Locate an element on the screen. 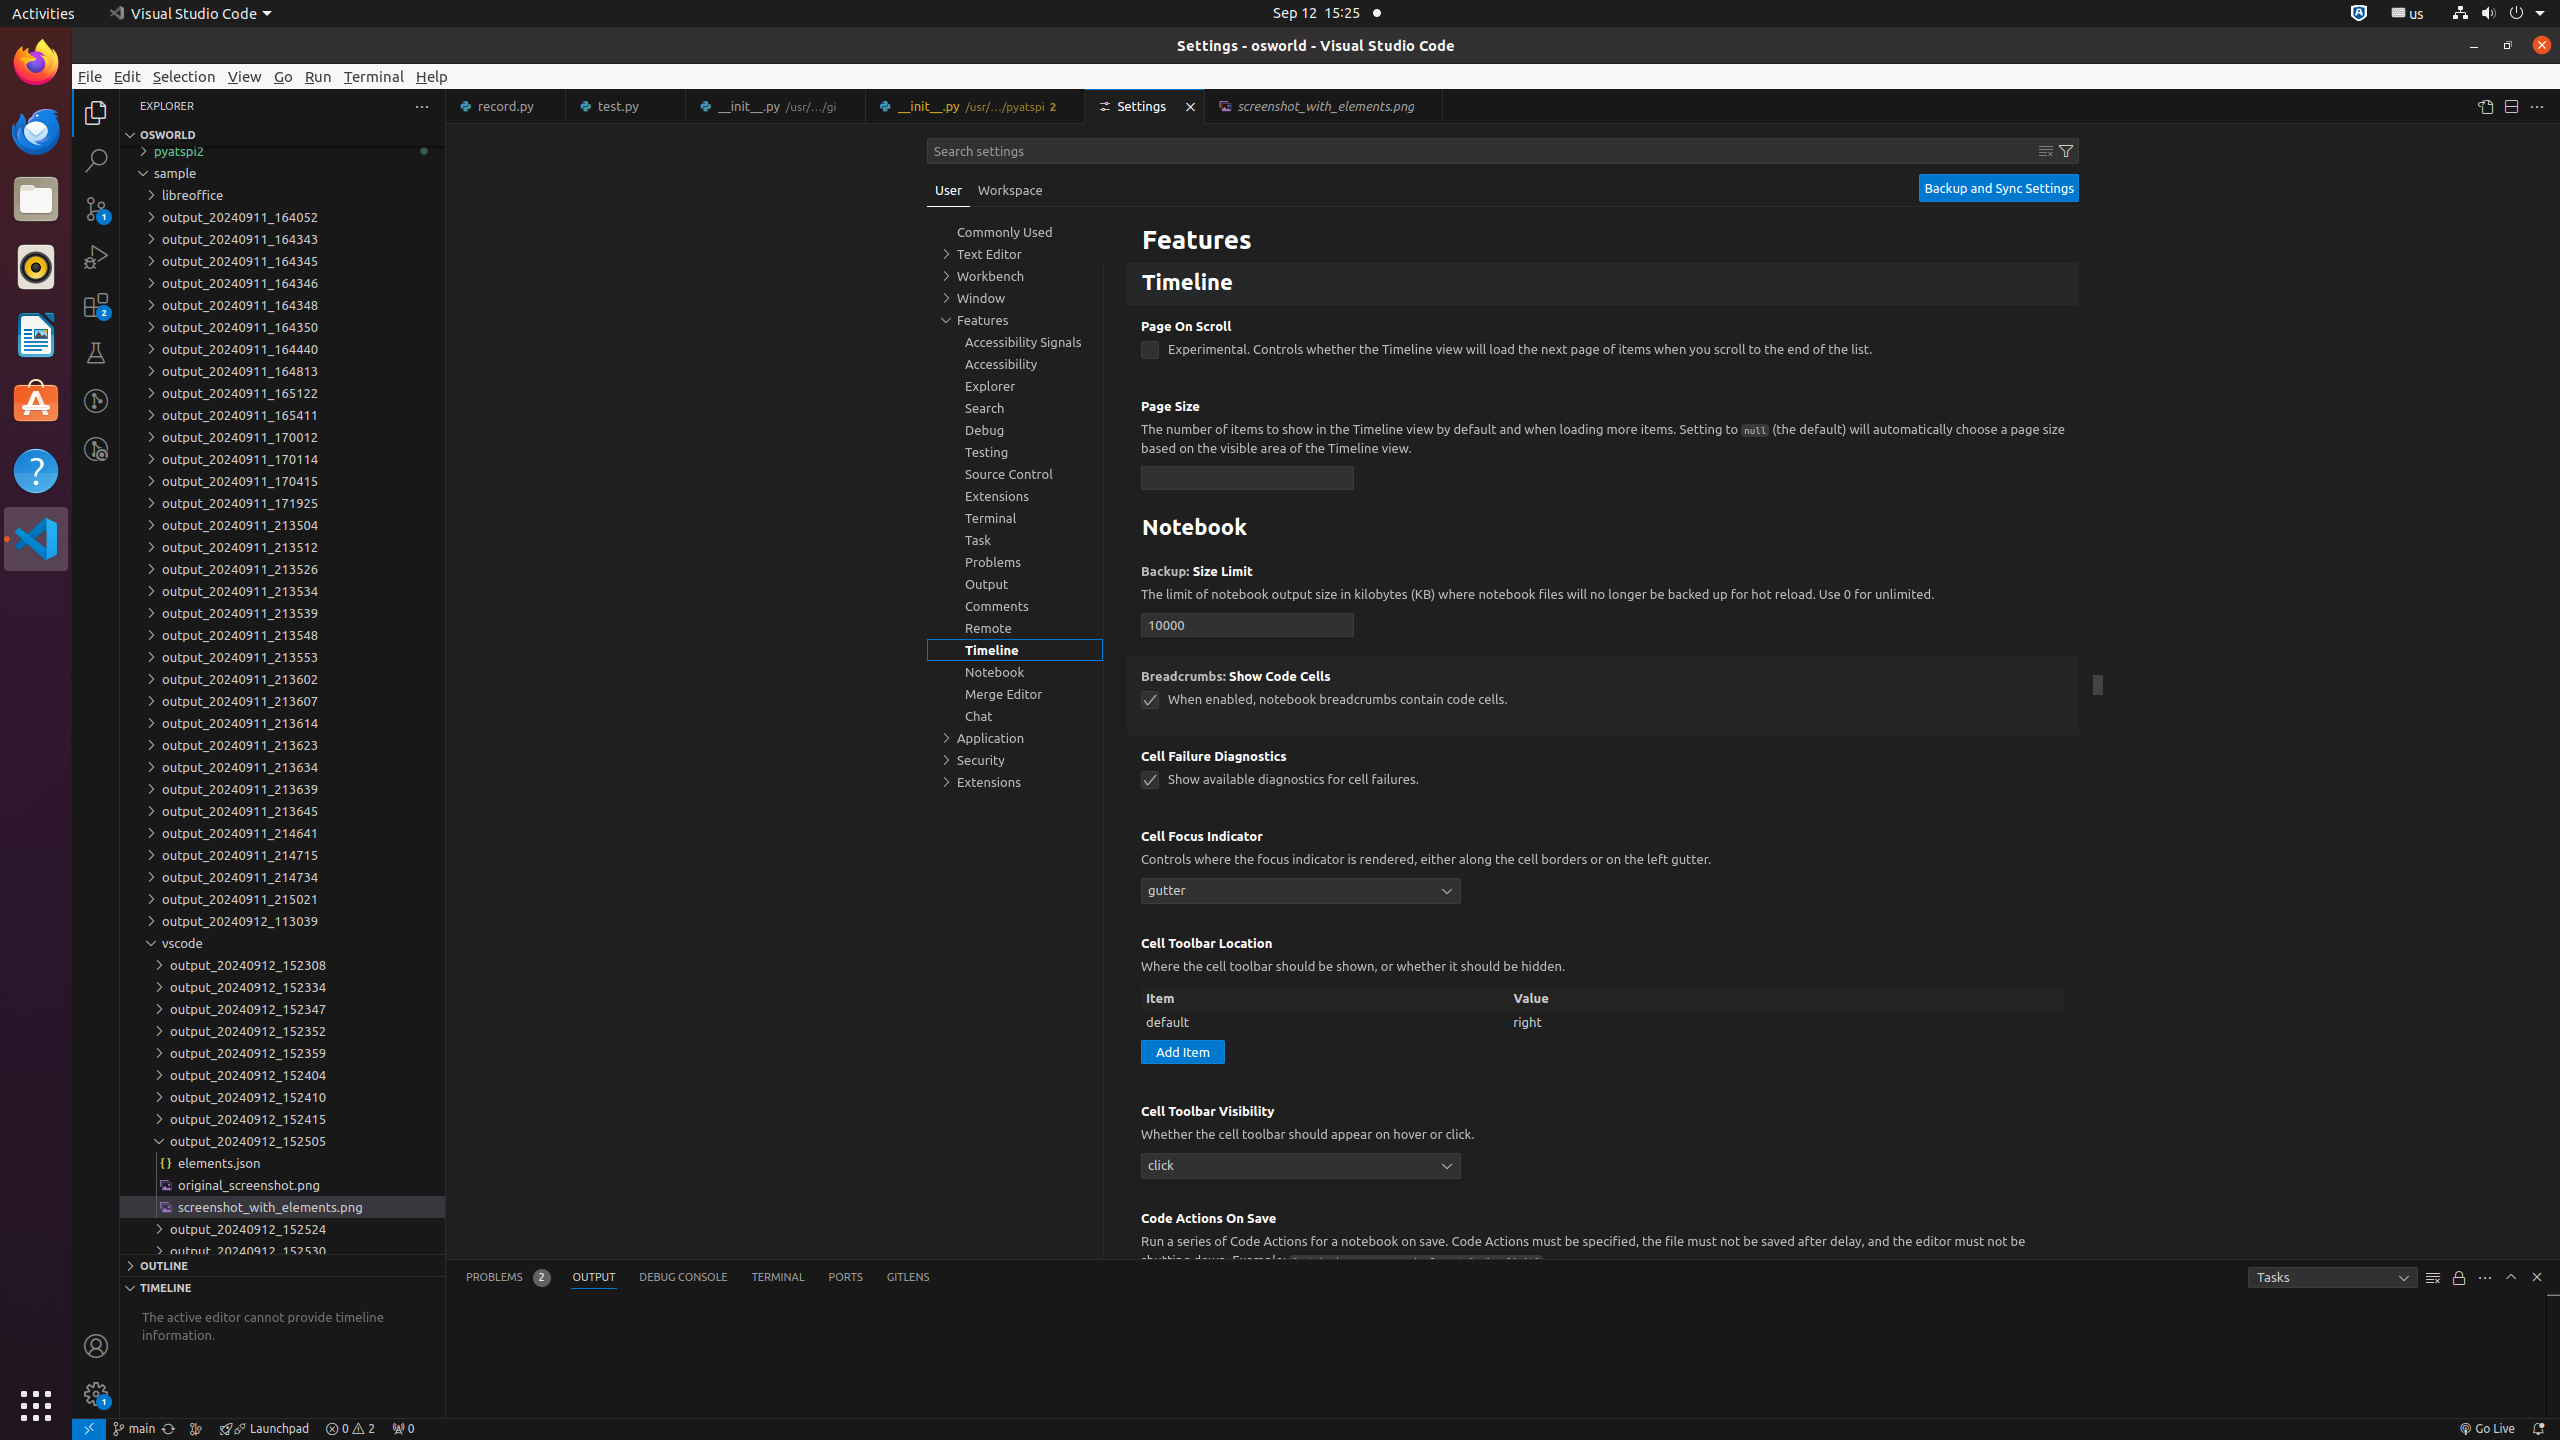  'Close (Ctrl+W)' is located at coordinates (1427, 106).